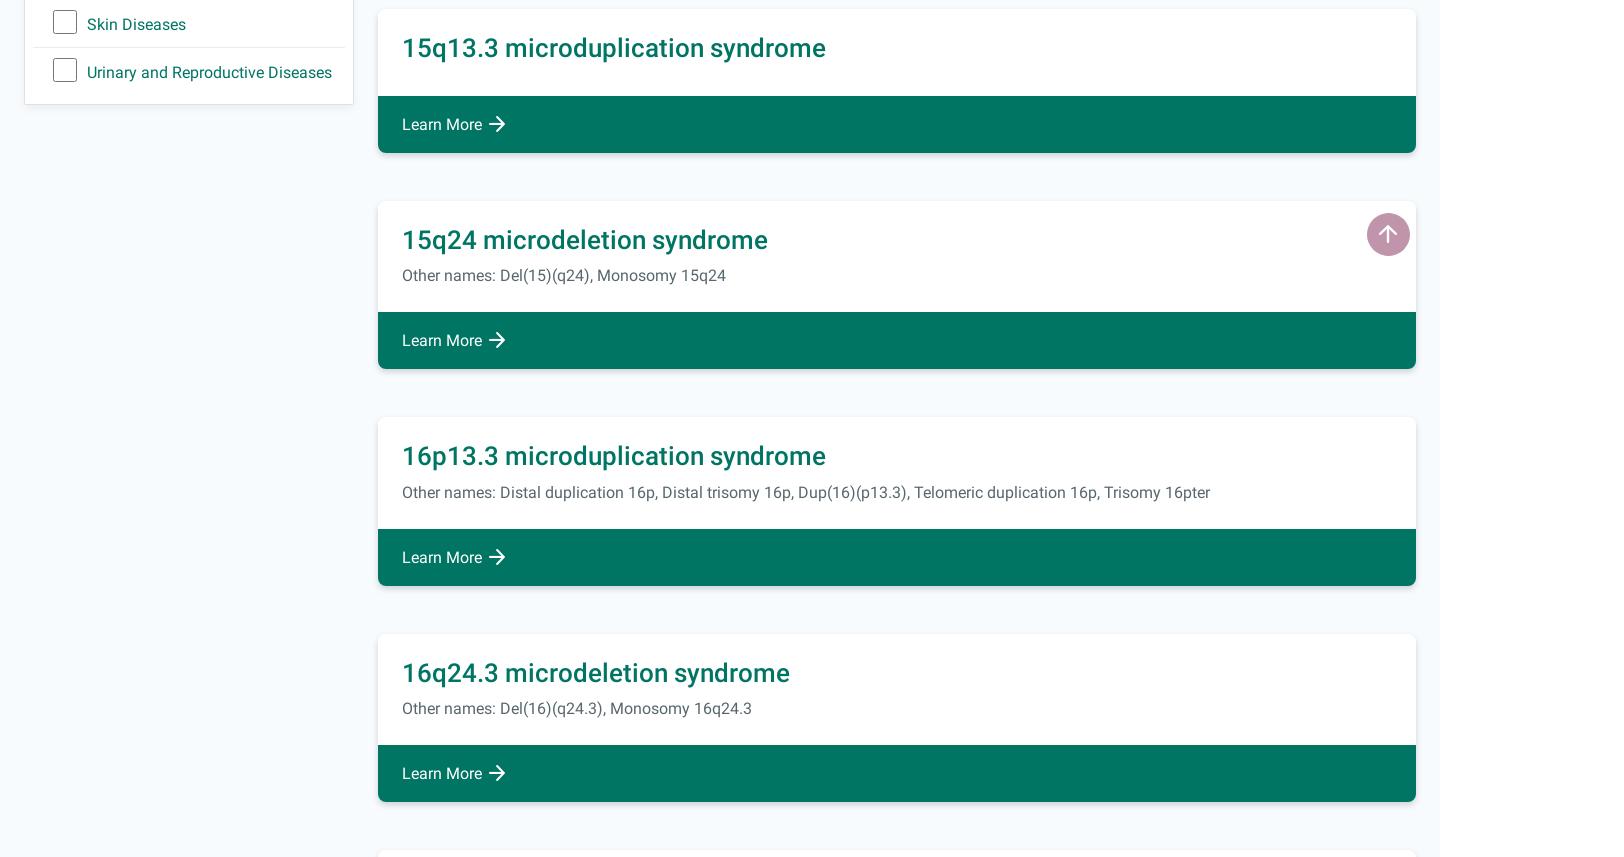 This screenshot has width=1624, height=857. Describe the element at coordinates (401, 274) in the screenshot. I see `'Other names: Del(15)(q24), Monosomy 15q24'` at that location.